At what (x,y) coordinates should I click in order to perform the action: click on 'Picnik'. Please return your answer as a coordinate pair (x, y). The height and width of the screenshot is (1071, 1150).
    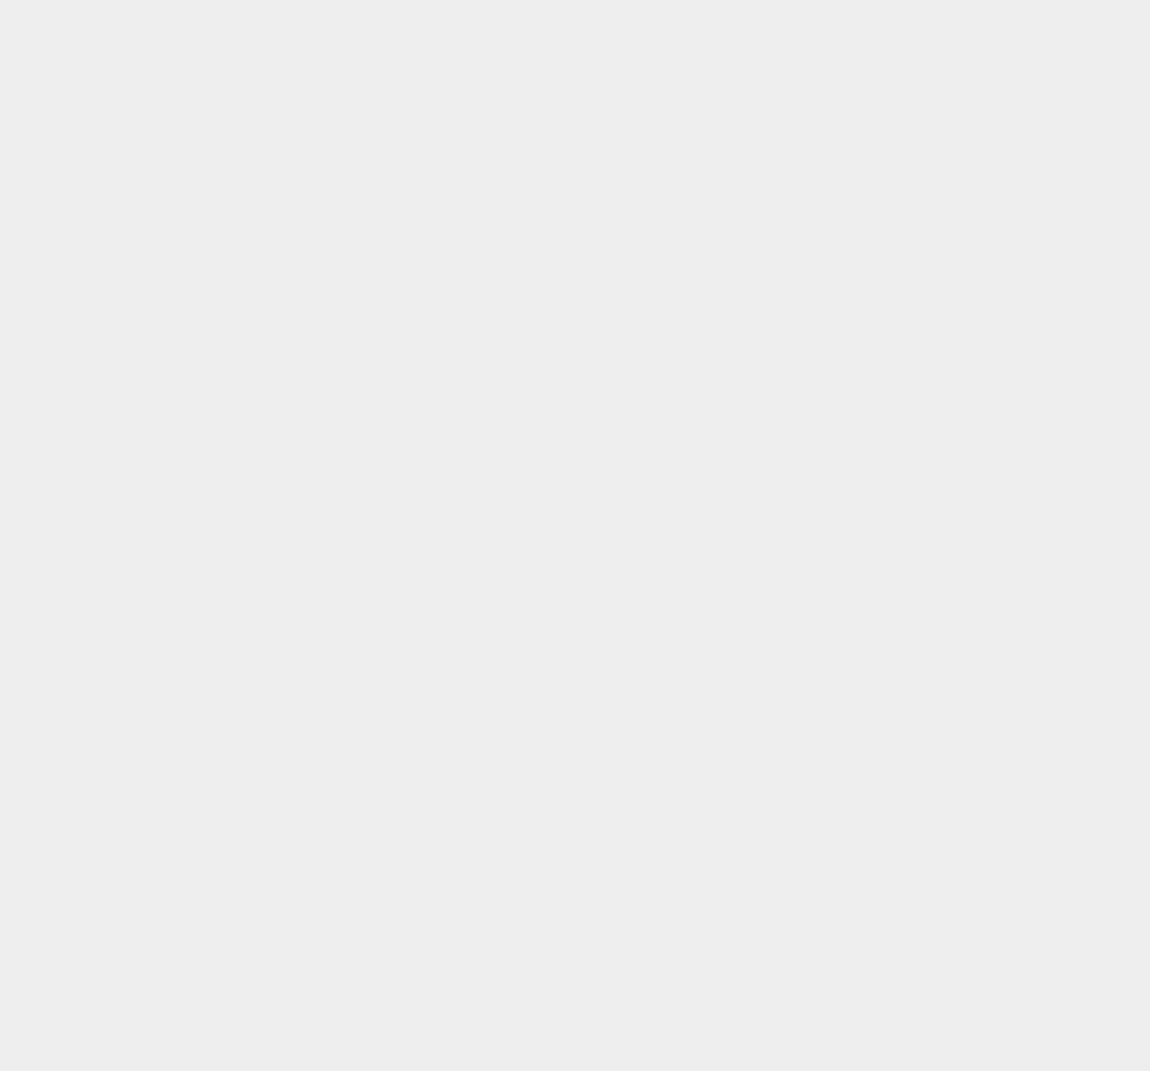
    Looking at the image, I should click on (830, 429).